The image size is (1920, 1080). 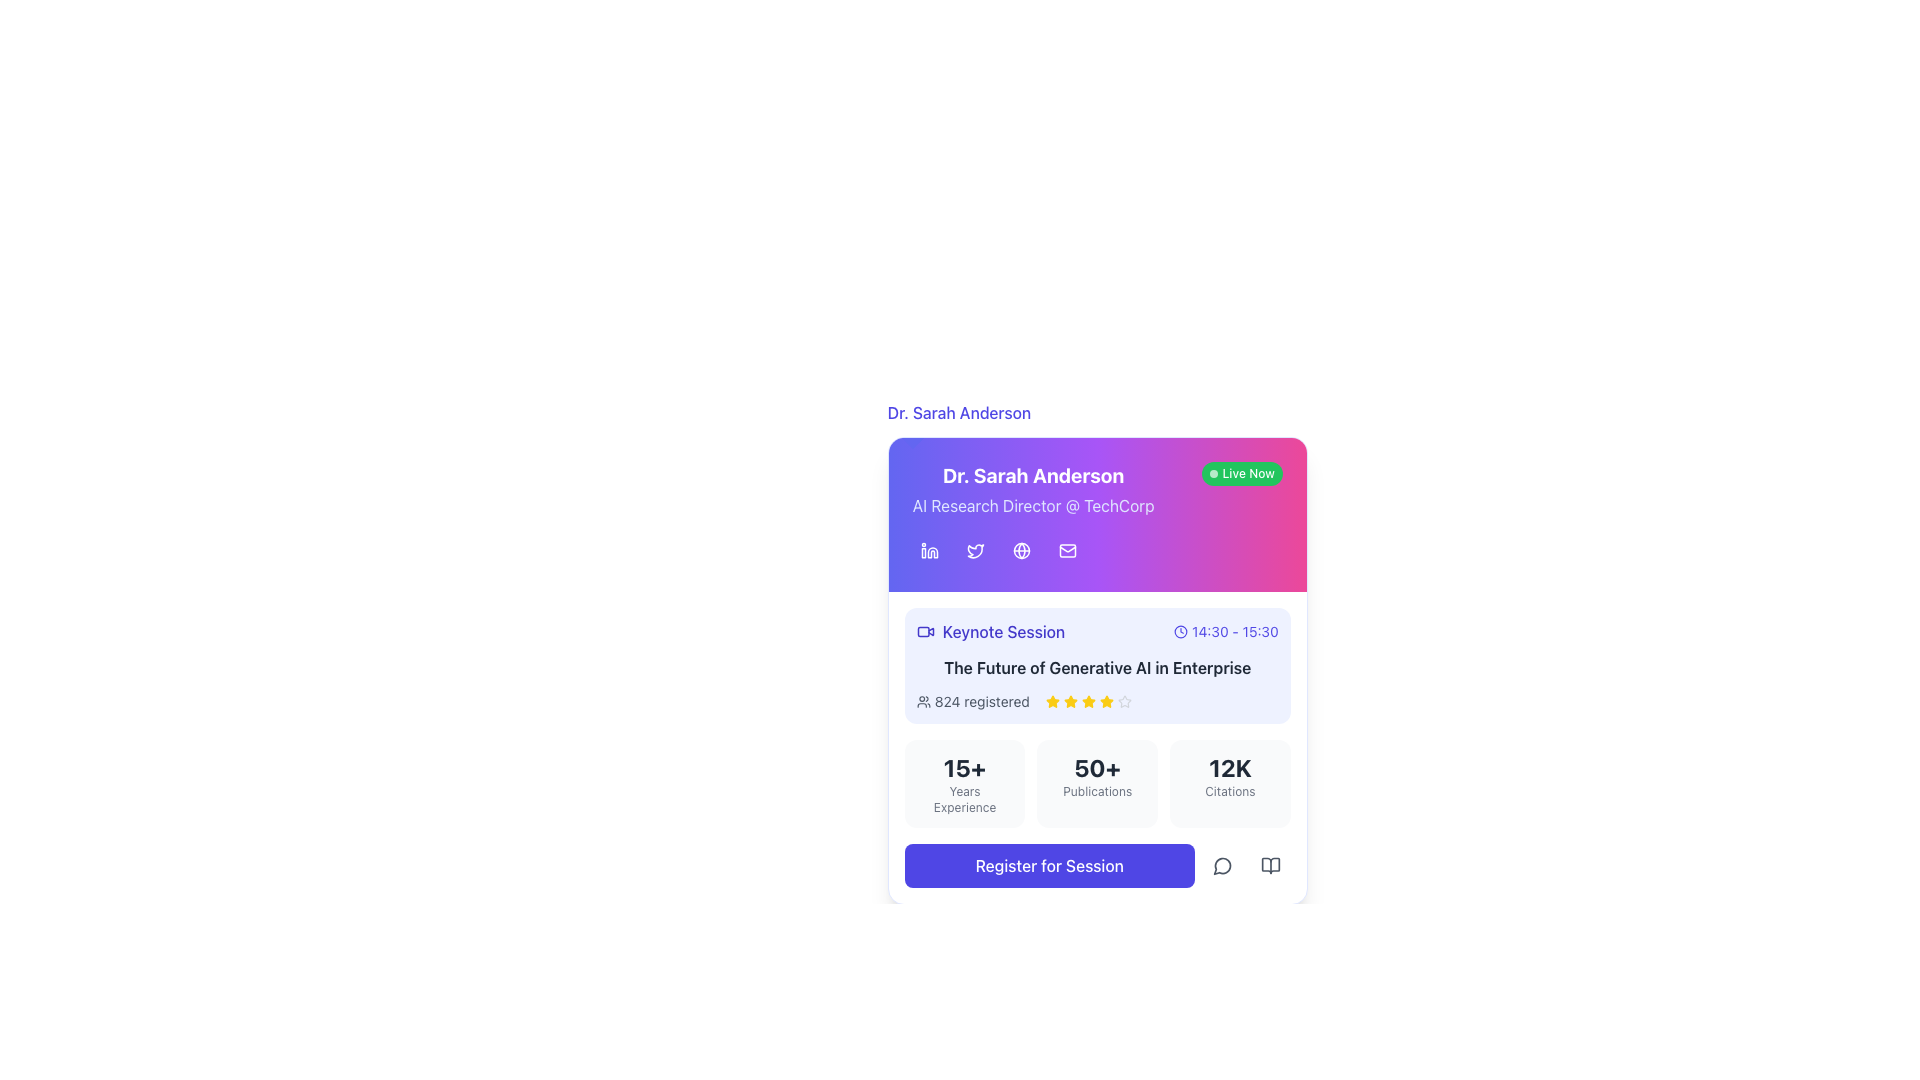 What do you see at coordinates (1096, 748) in the screenshot?
I see `the Informational box displaying '50+' and 'Publications', which is the second box below the 'Keynote Session' section` at bounding box center [1096, 748].